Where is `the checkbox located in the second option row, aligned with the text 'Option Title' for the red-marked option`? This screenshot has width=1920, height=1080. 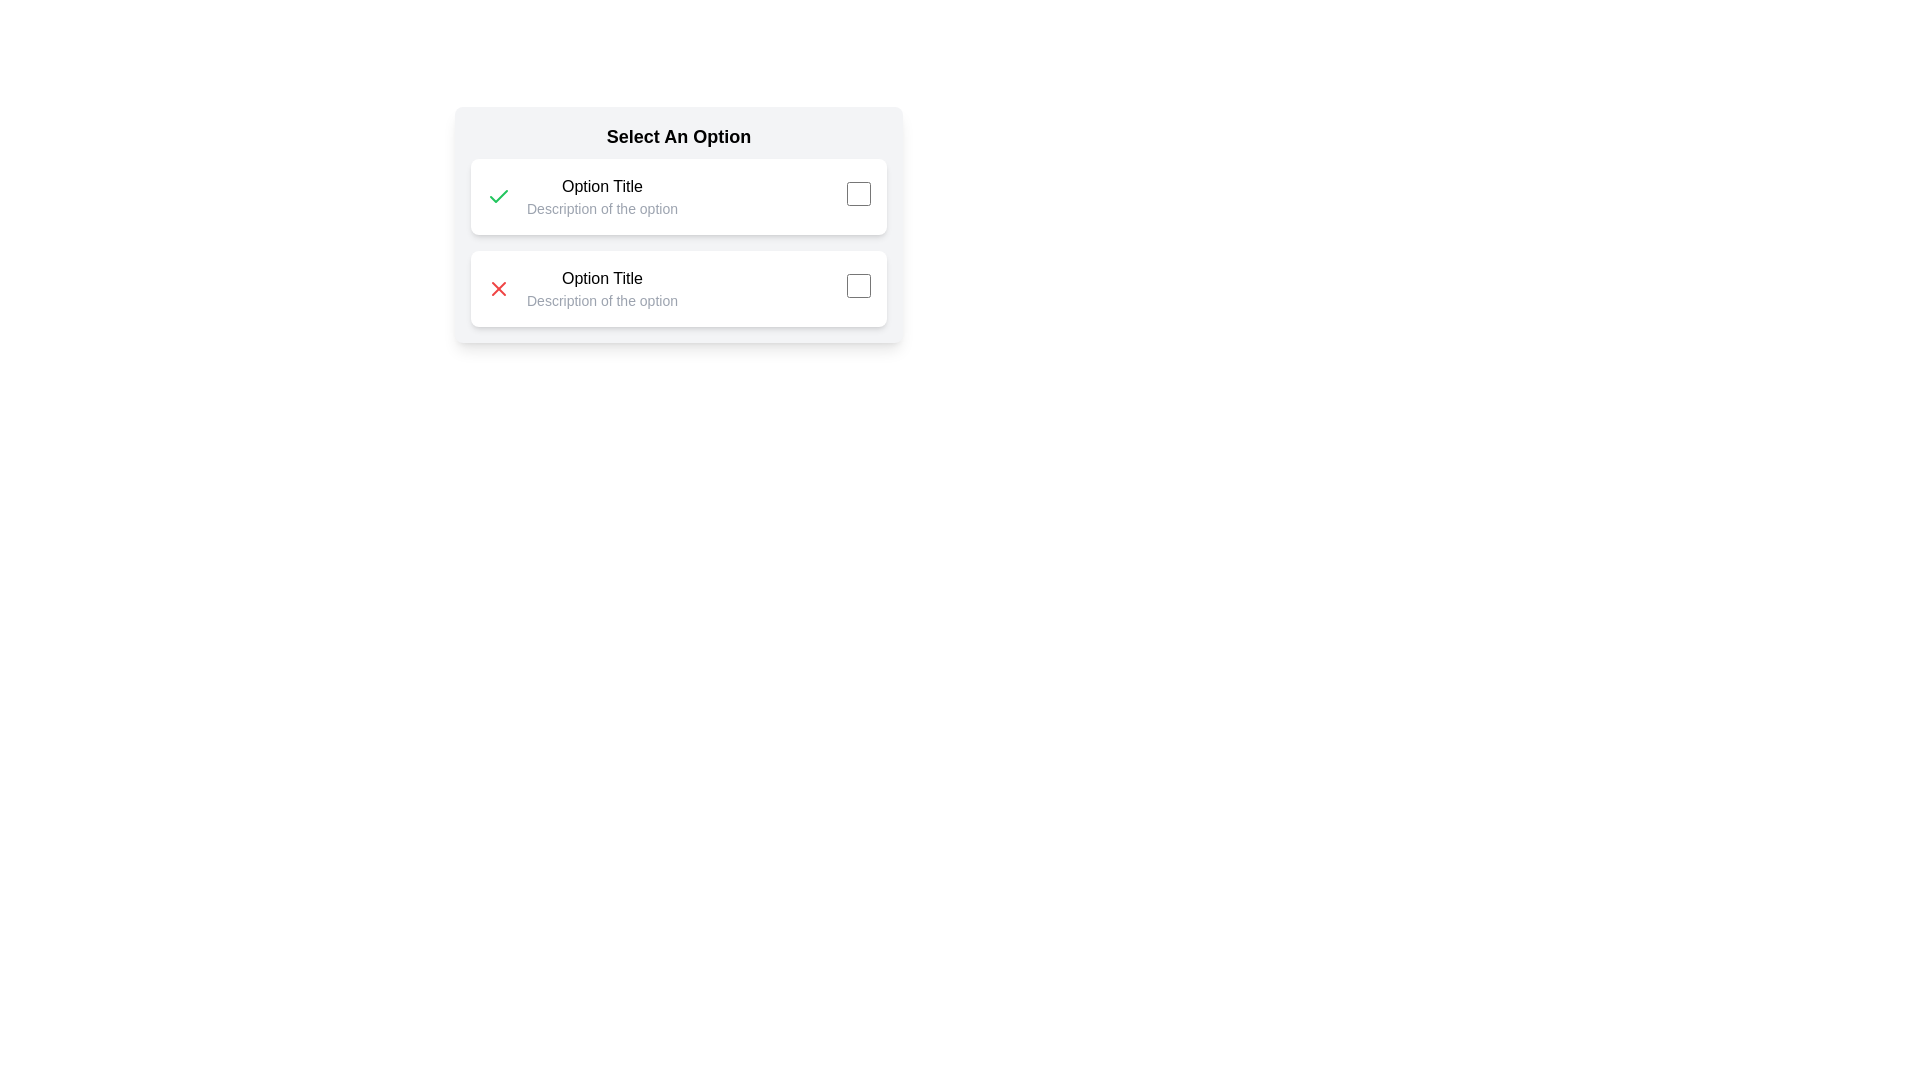 the checkbox located in the second option row, aligned with the text 'Option Title' for the red-marked option is located at coordinates (859, 285).